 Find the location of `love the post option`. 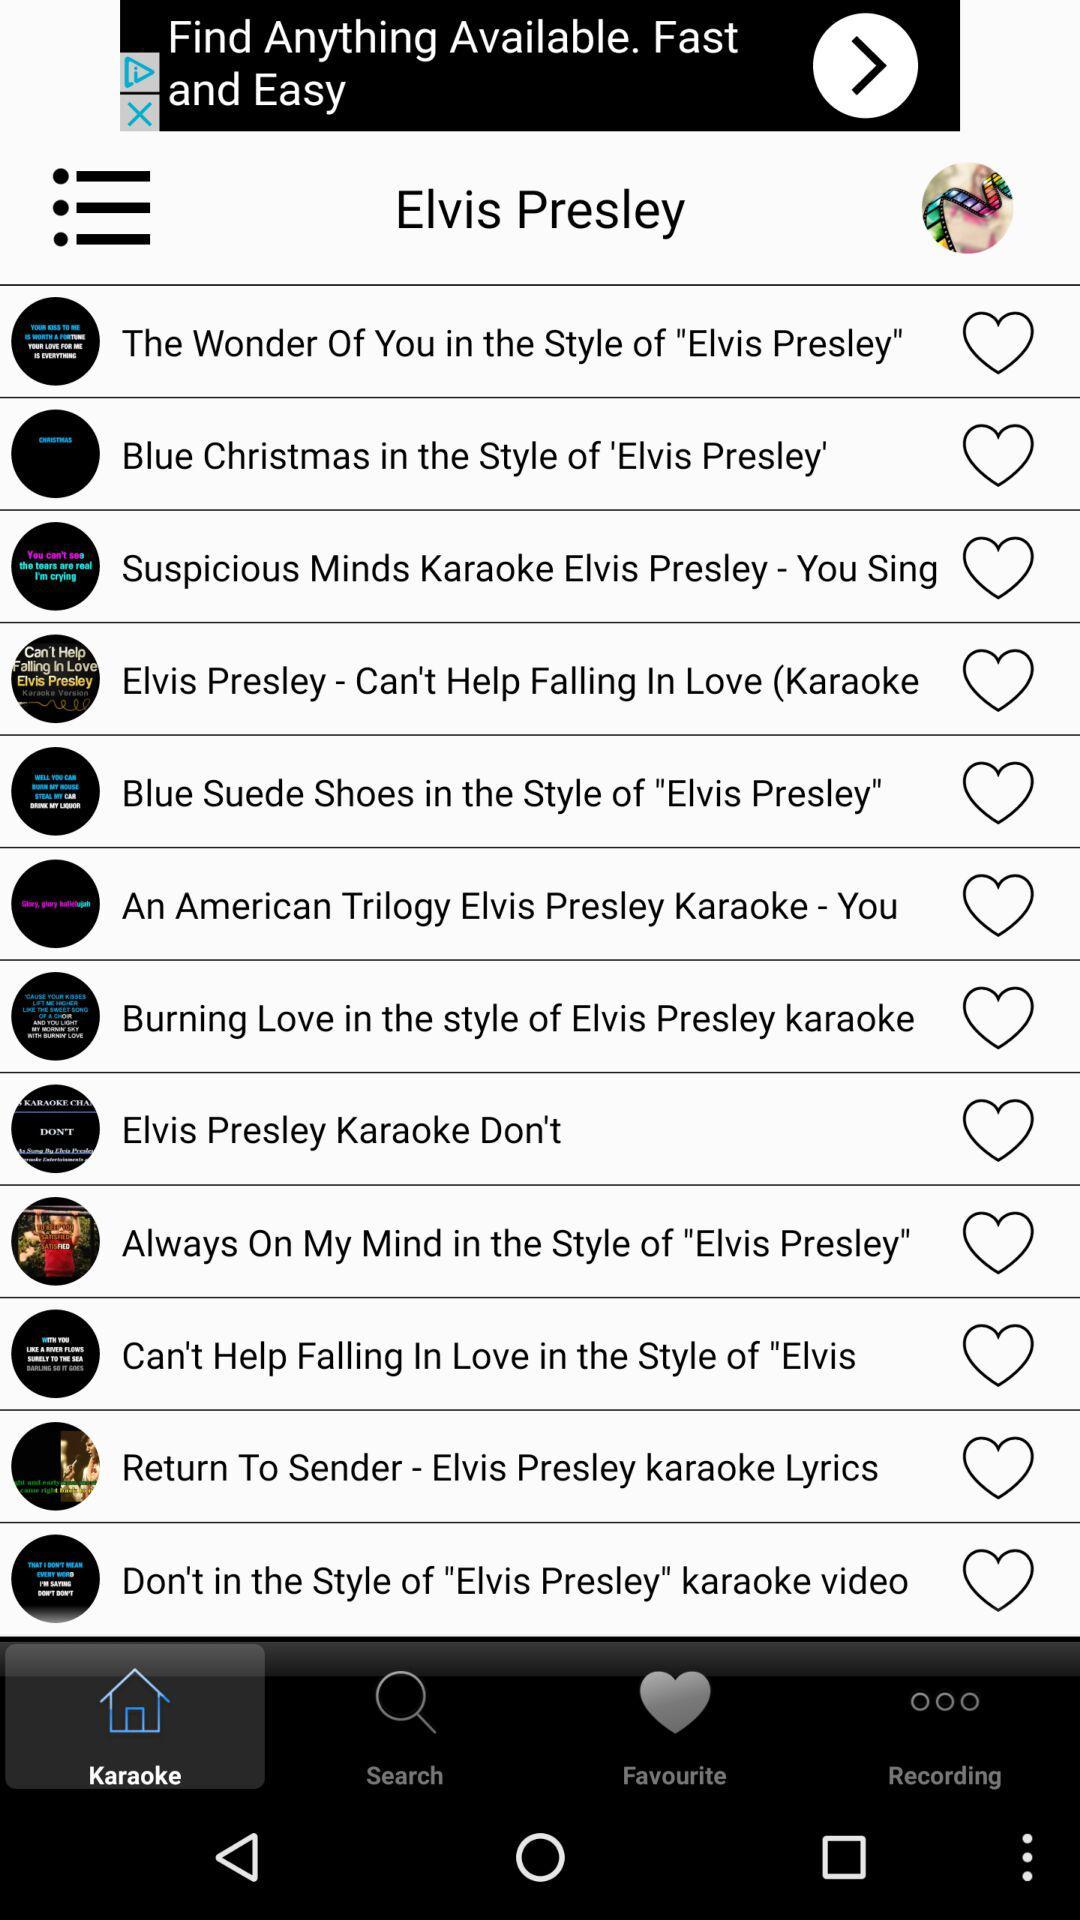

love the post option is located at coordinates (998, 1577).